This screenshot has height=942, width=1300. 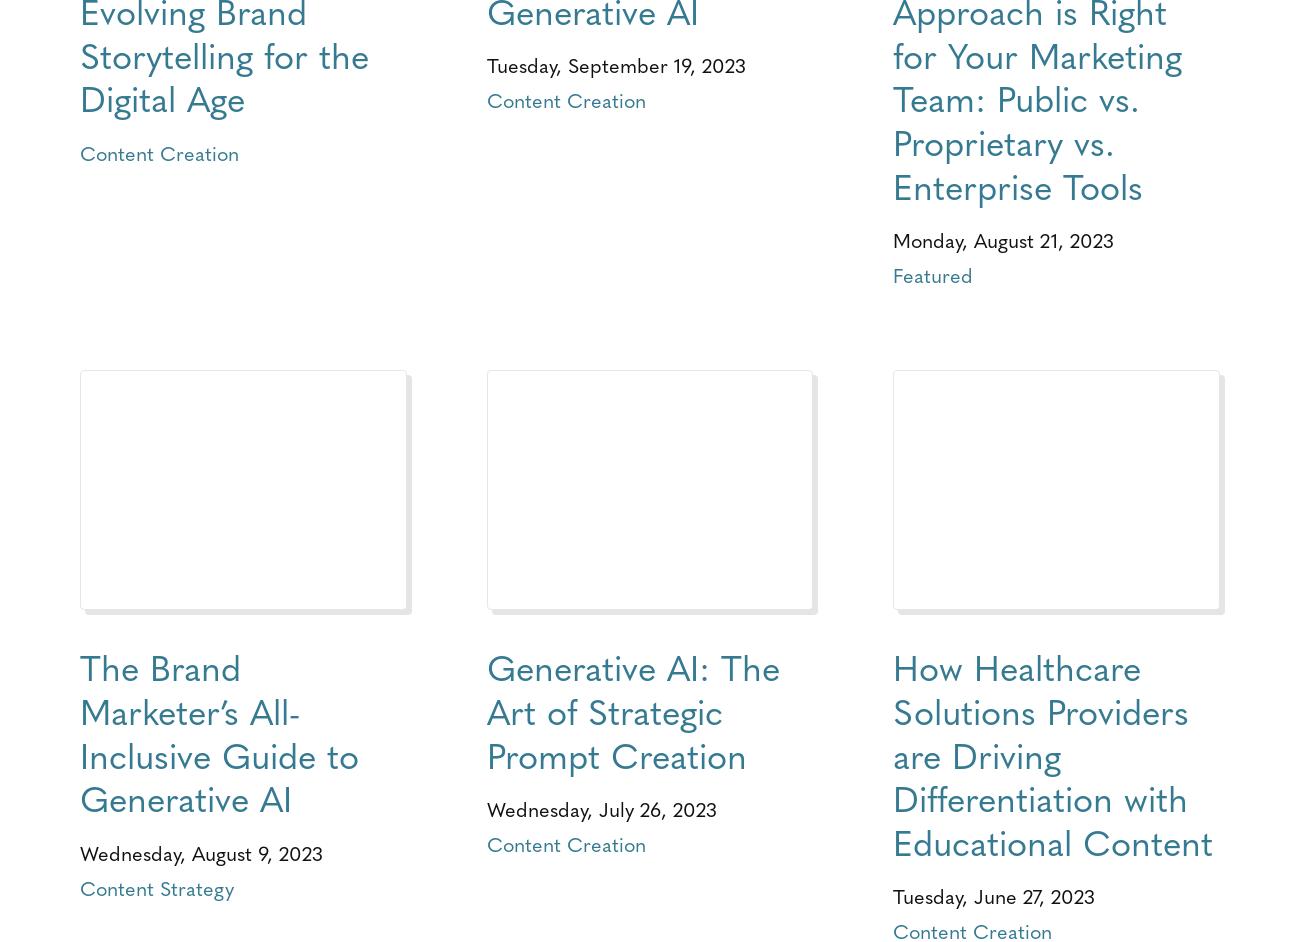 What do you see at coordinates (201, 851) in the screenshot?
I see `'Wednesday, August 9, 2023'` at bounding box center [201, 851].